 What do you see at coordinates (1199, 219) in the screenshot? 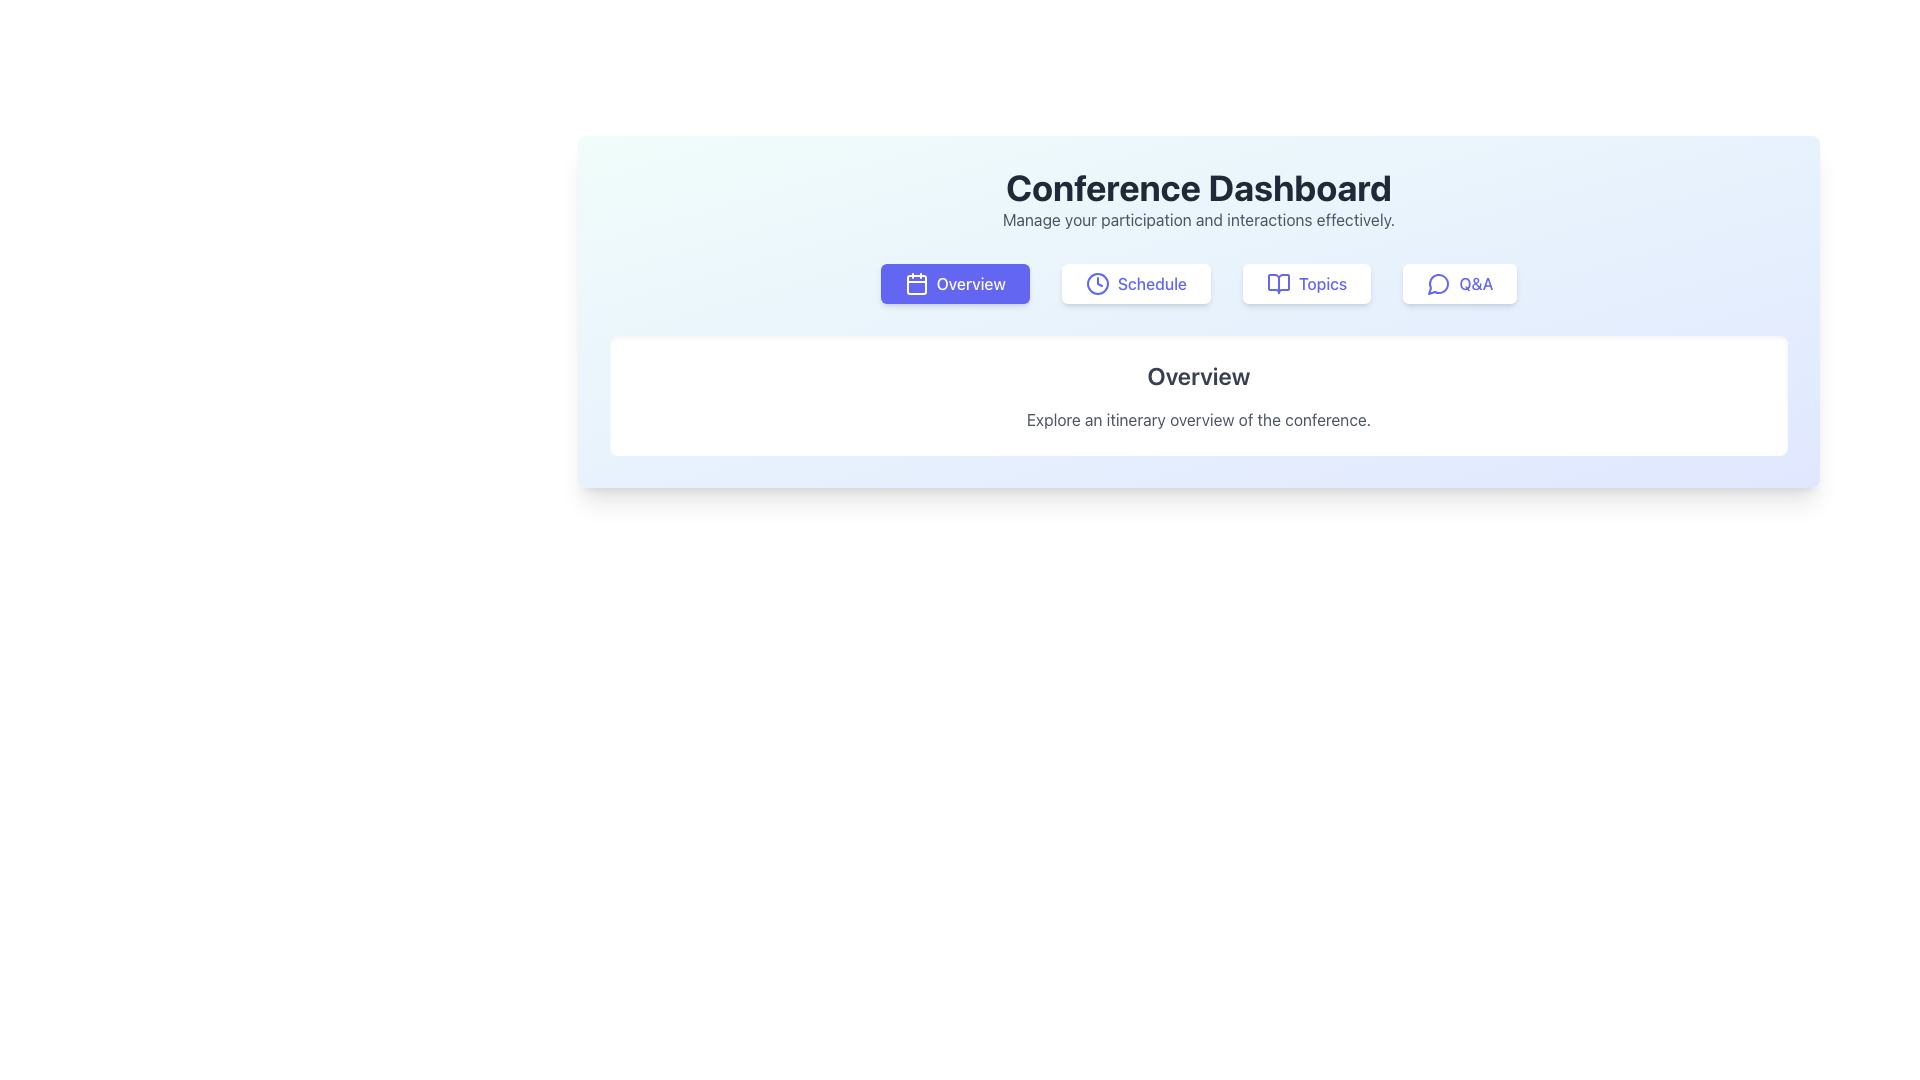
I see `text element located just below the 'Conference Dashboard' heading, styled in gray and smaller font size` at bounding box center [1199, 219].